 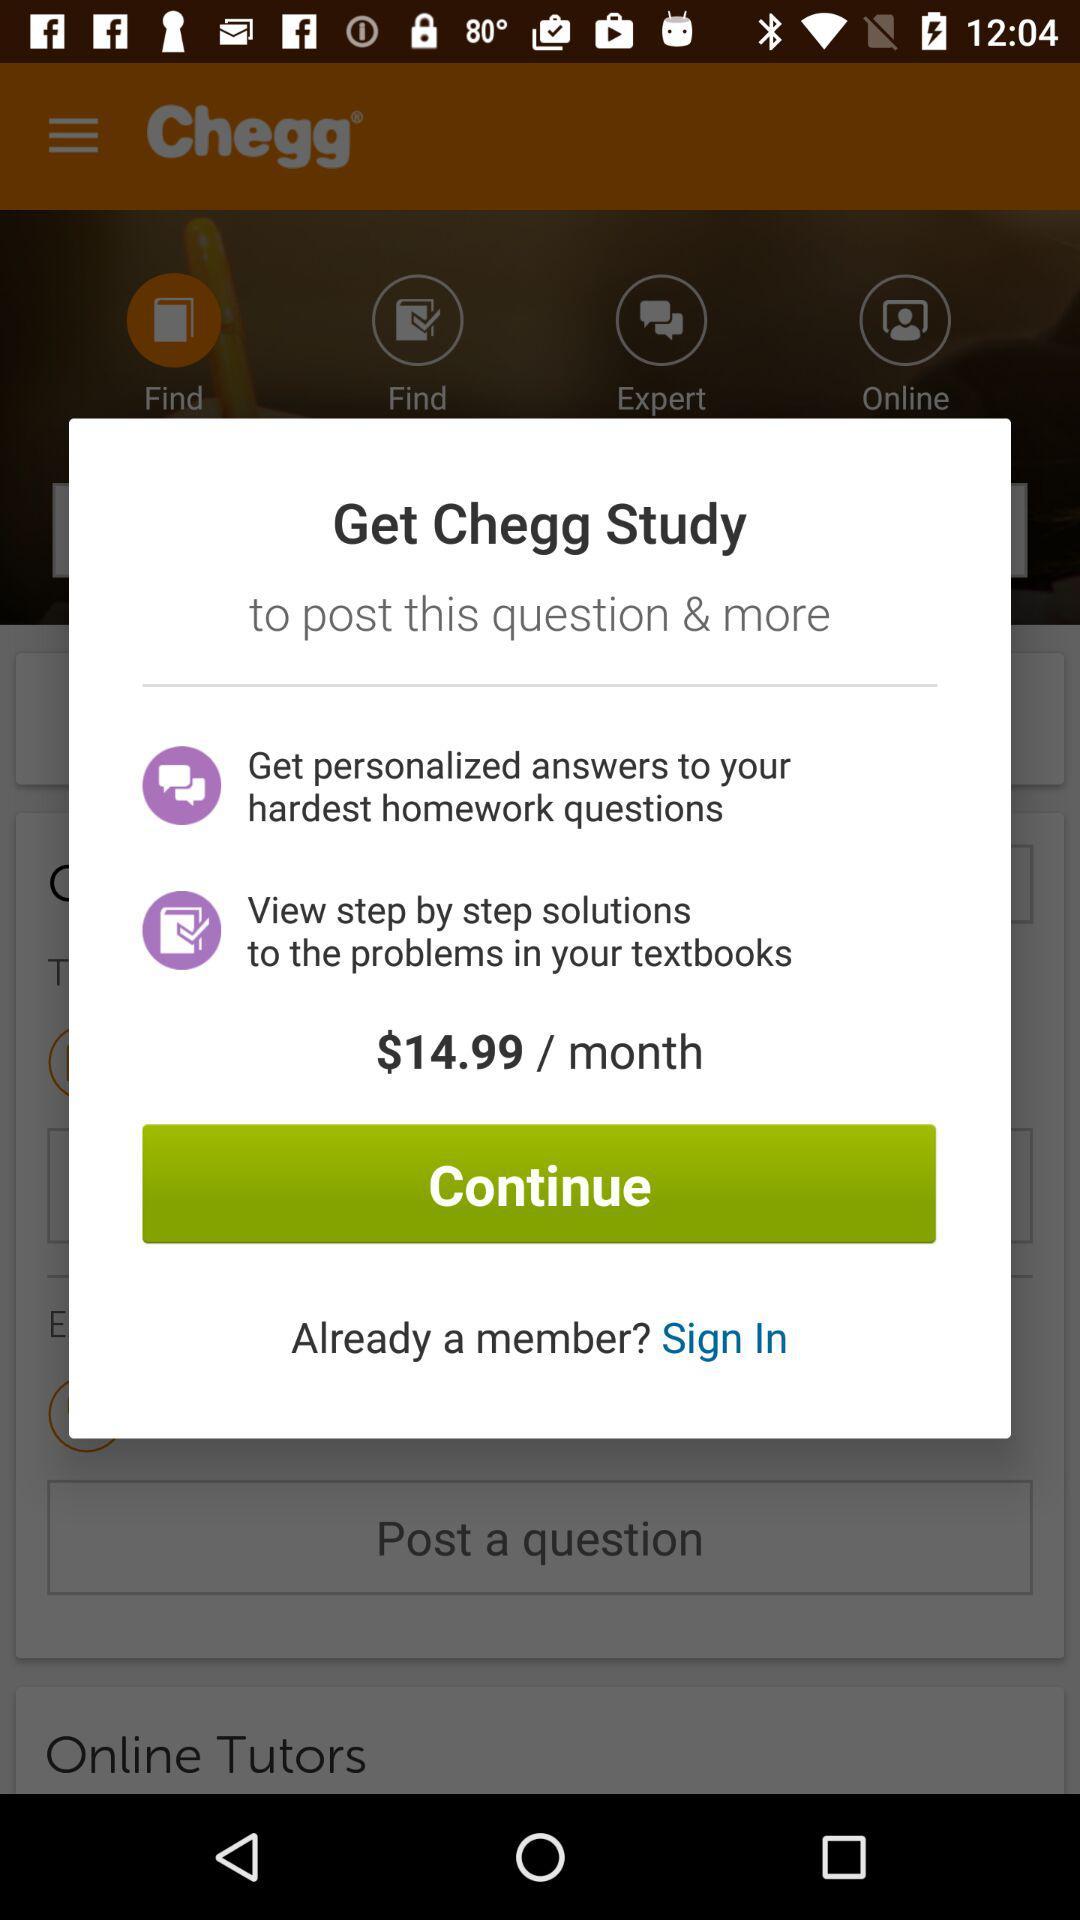 I want to click on icon below continue icon, so click(x=538, y=1336).